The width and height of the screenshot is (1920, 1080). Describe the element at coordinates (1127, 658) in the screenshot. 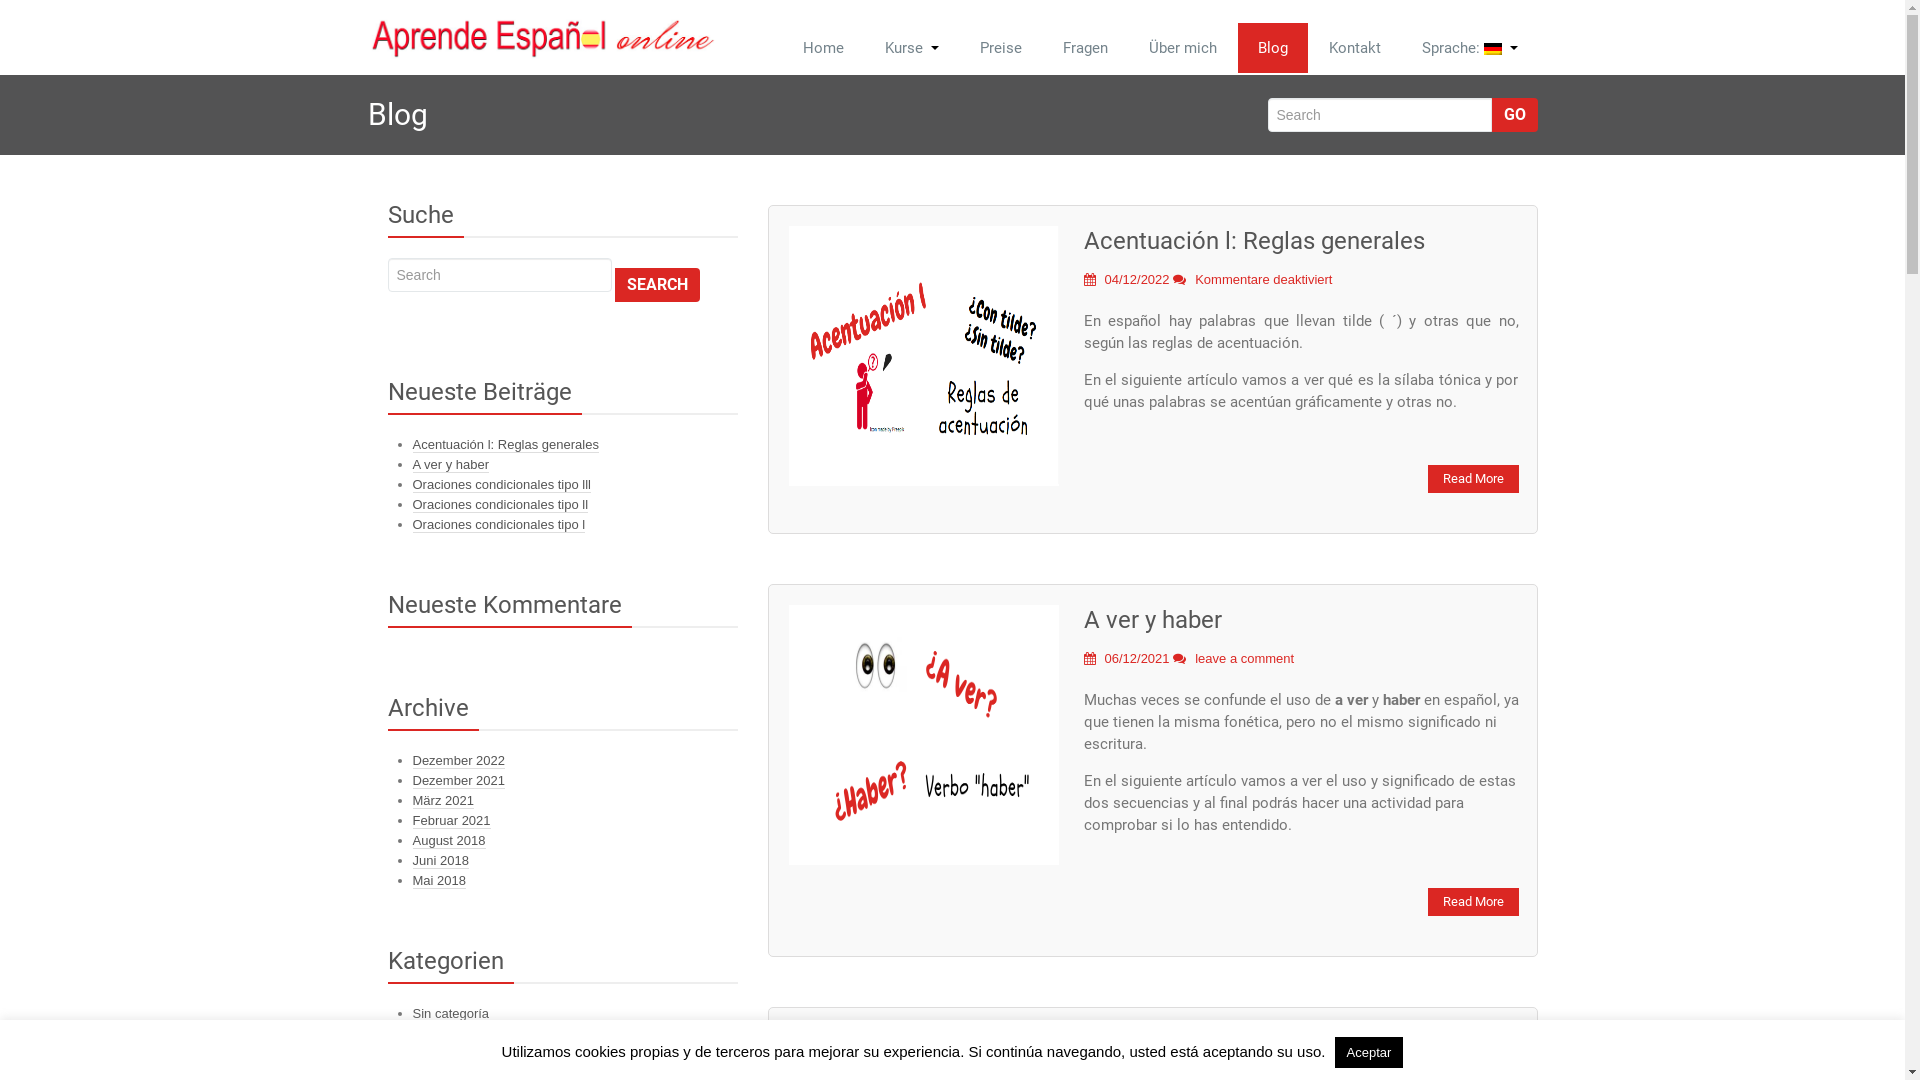

I see `'06/12/2021'` at that location.